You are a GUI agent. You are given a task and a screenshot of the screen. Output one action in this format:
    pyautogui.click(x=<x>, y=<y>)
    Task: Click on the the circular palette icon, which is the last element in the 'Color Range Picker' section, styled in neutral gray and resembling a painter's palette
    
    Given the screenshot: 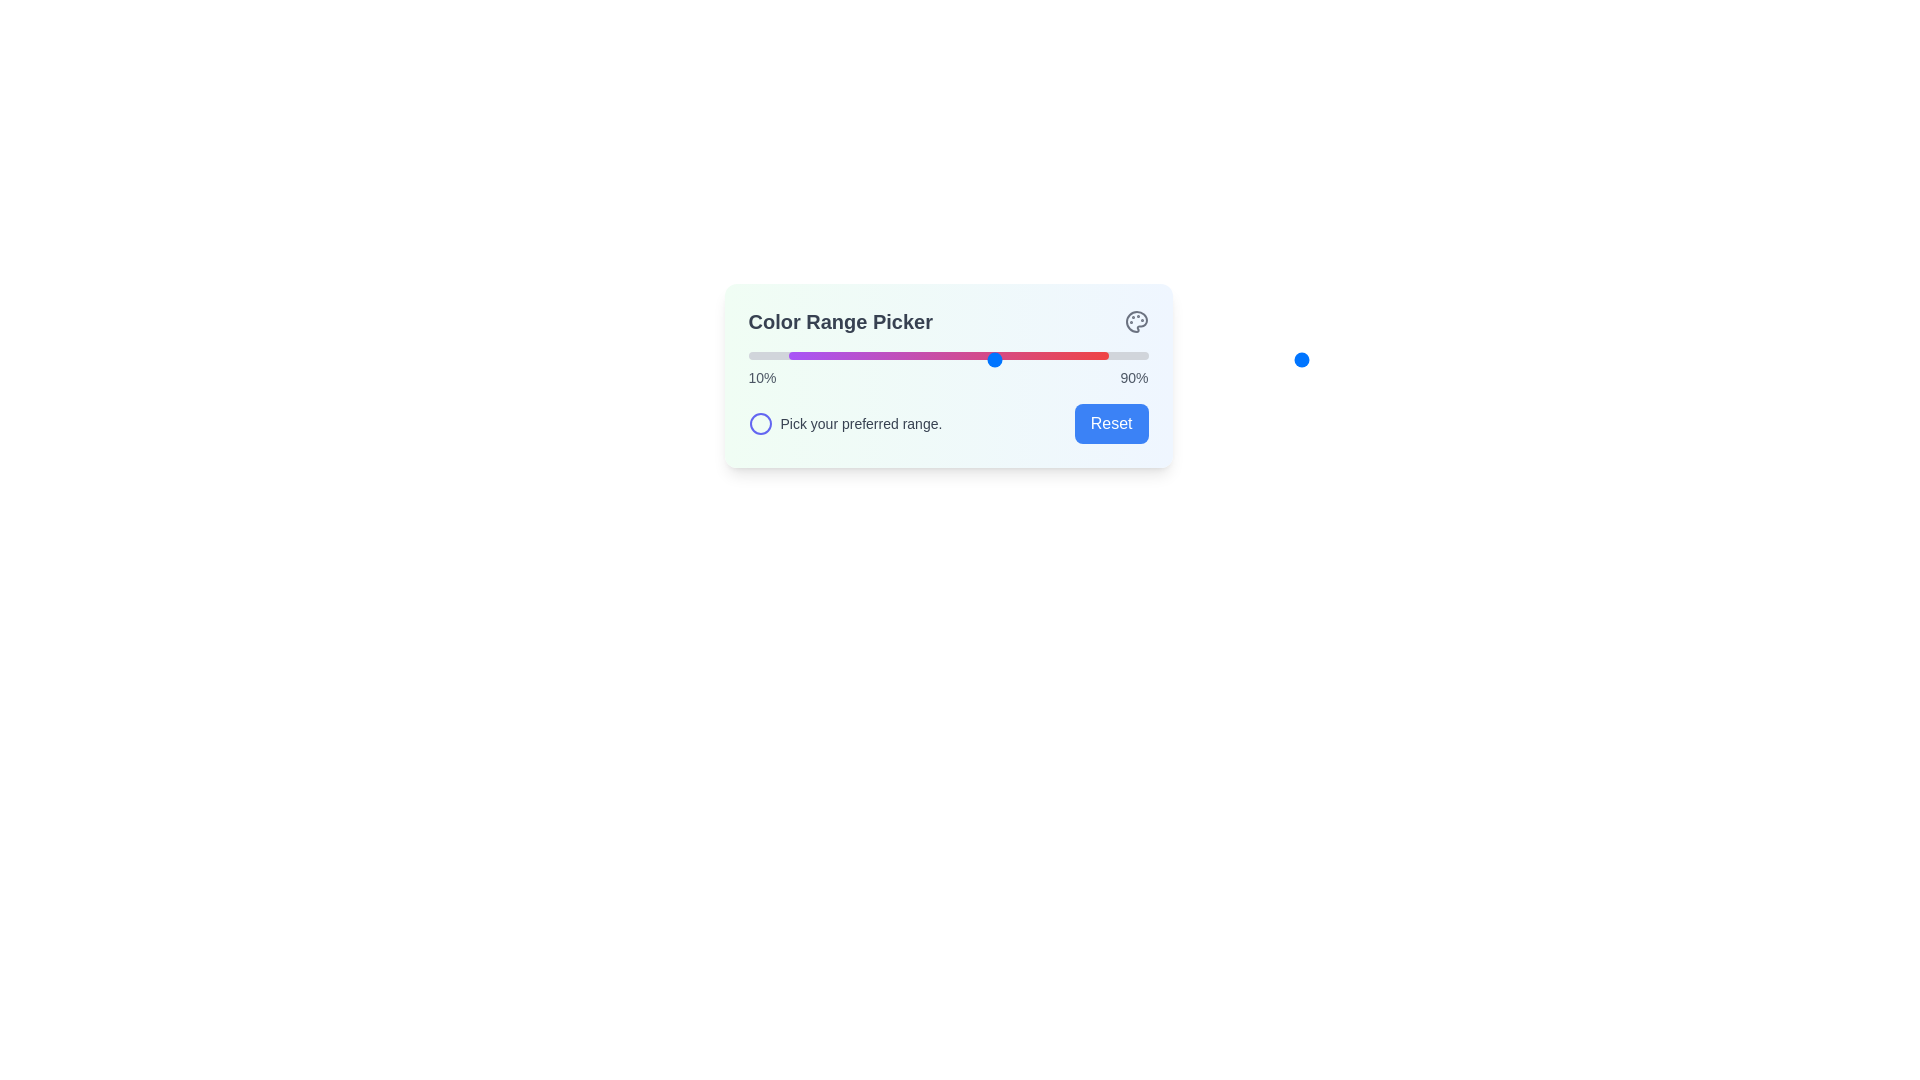 What is the action you would take?
    pyautogui.click(x=1136, y=320)
    